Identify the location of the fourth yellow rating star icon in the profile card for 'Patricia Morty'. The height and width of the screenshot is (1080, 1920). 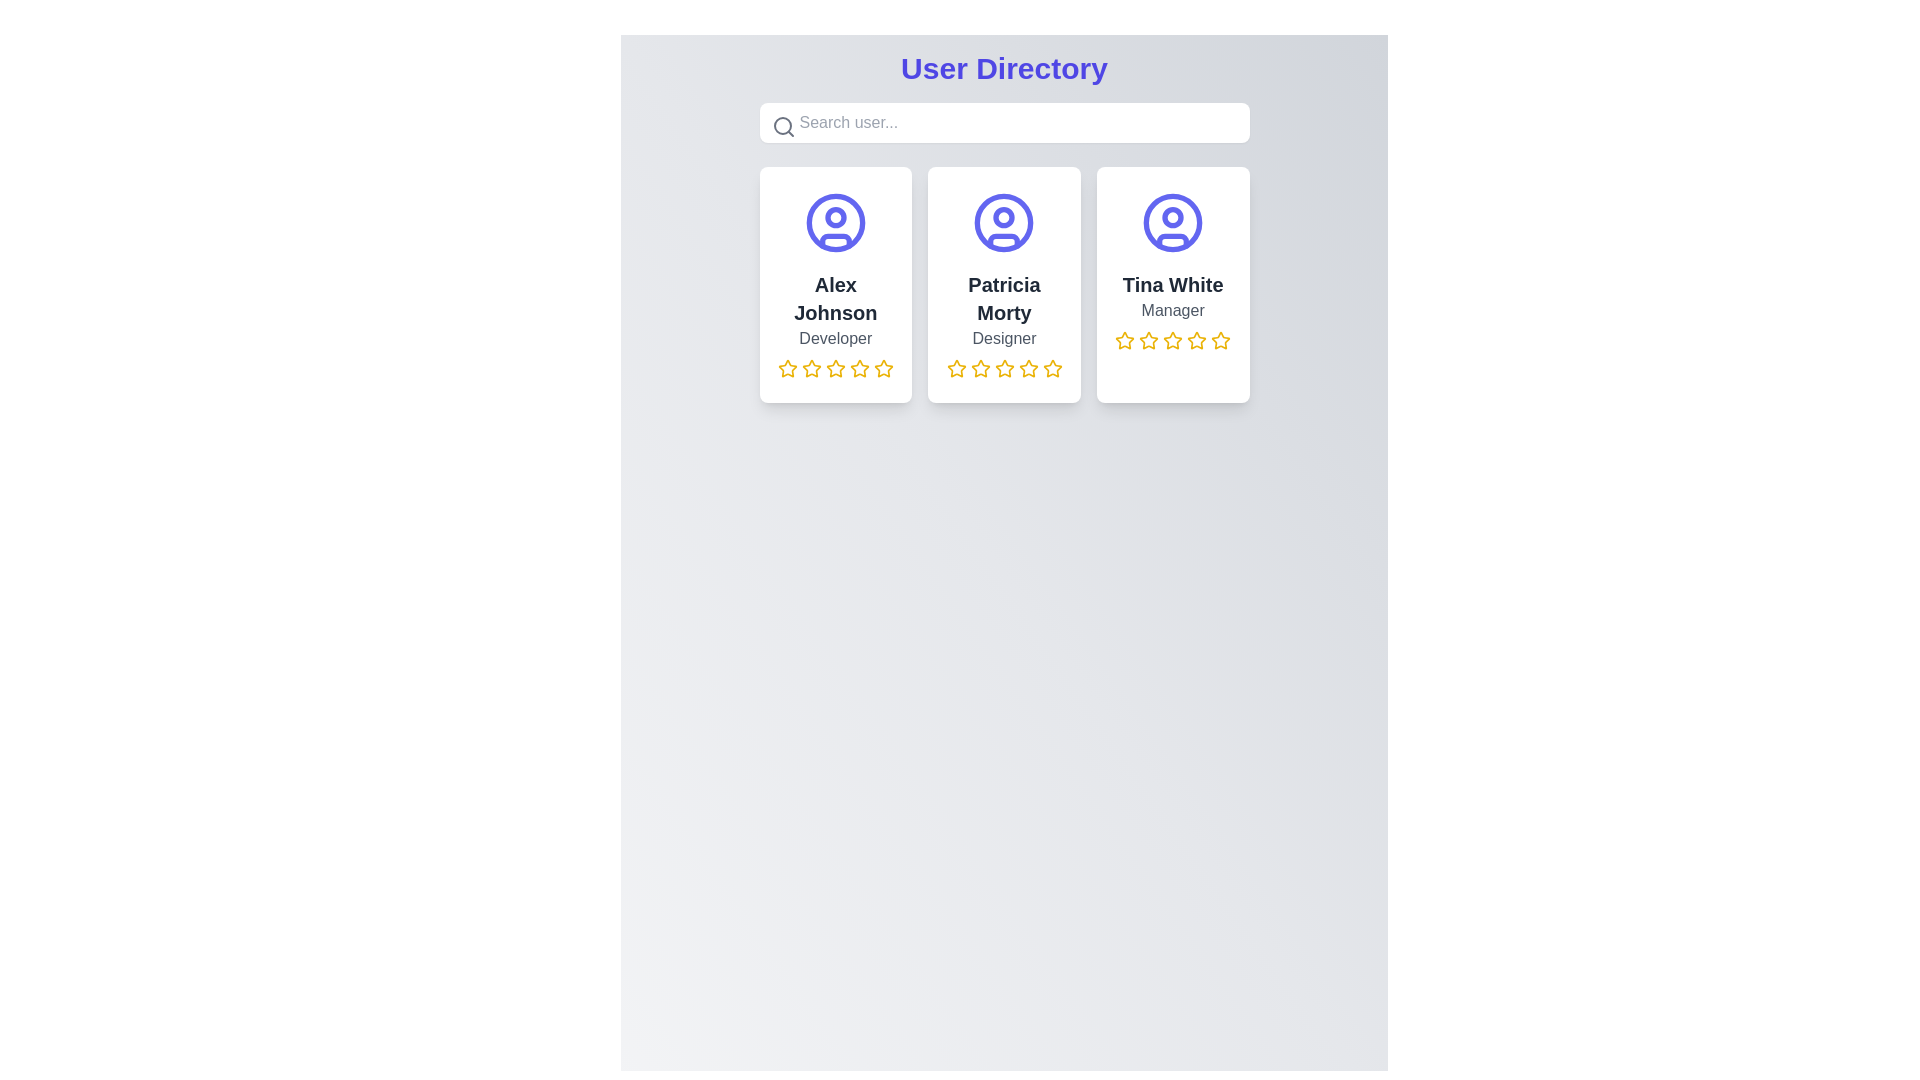
(1028, 368).